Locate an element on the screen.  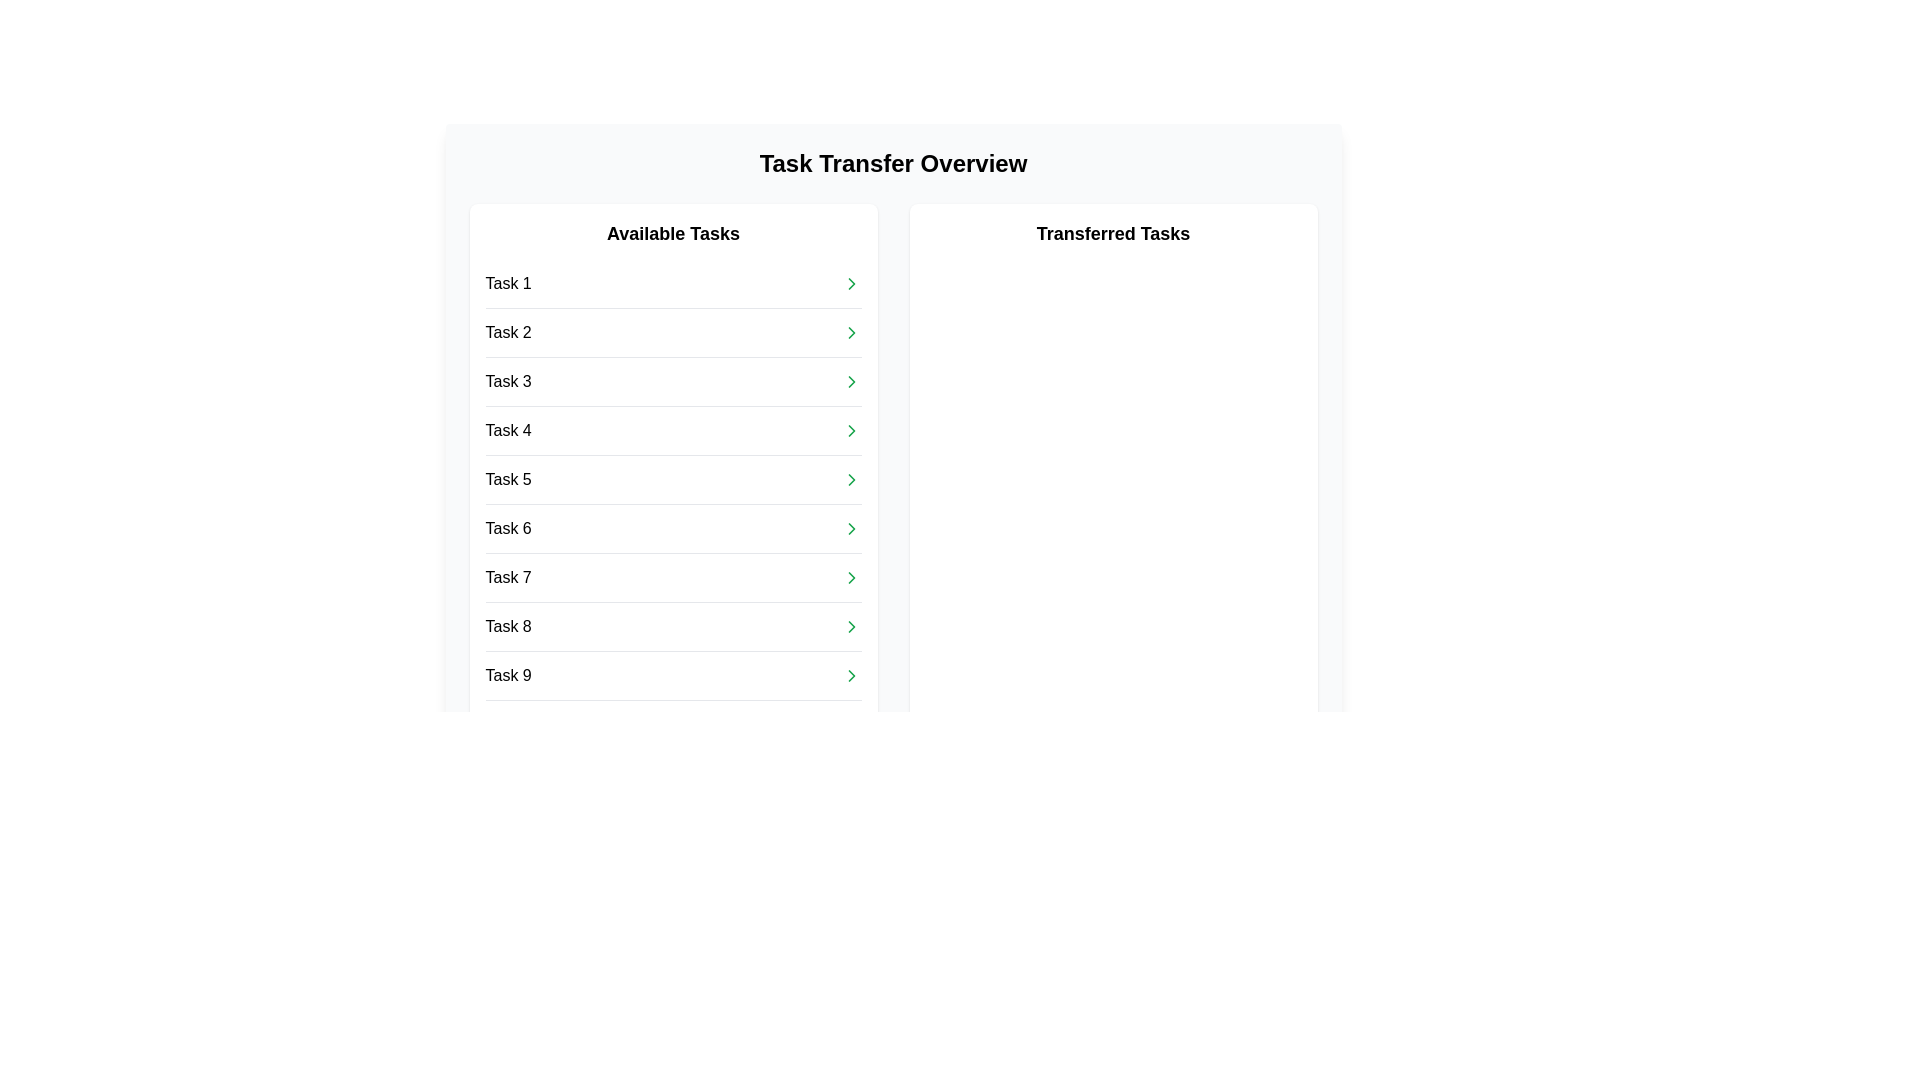
the rightward-pointing chevron indicator associated with 'Task 4' in the 'Available Tasks' section is located at coordinates (851, 430).